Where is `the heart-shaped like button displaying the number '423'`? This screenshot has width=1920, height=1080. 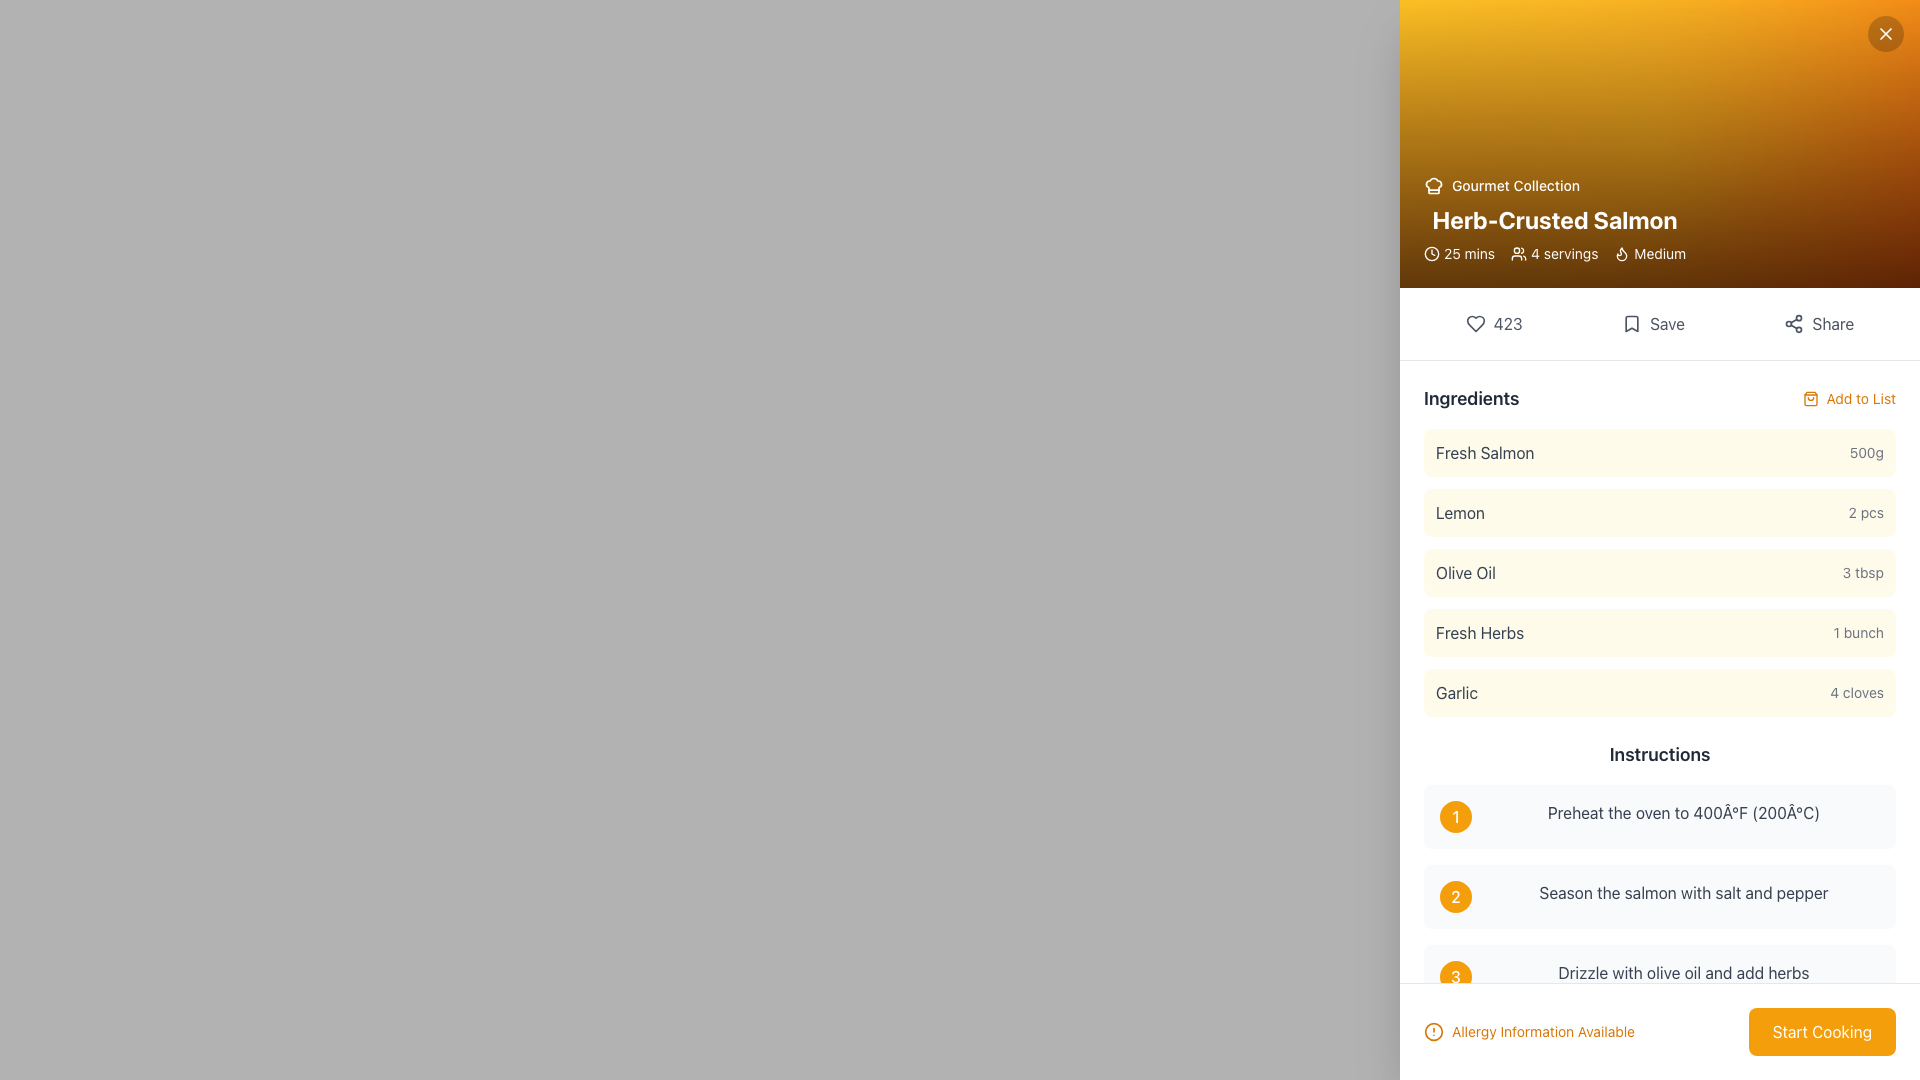 the heart-shaped like button displaying the number '423' is located at coordinates (1493, 323).